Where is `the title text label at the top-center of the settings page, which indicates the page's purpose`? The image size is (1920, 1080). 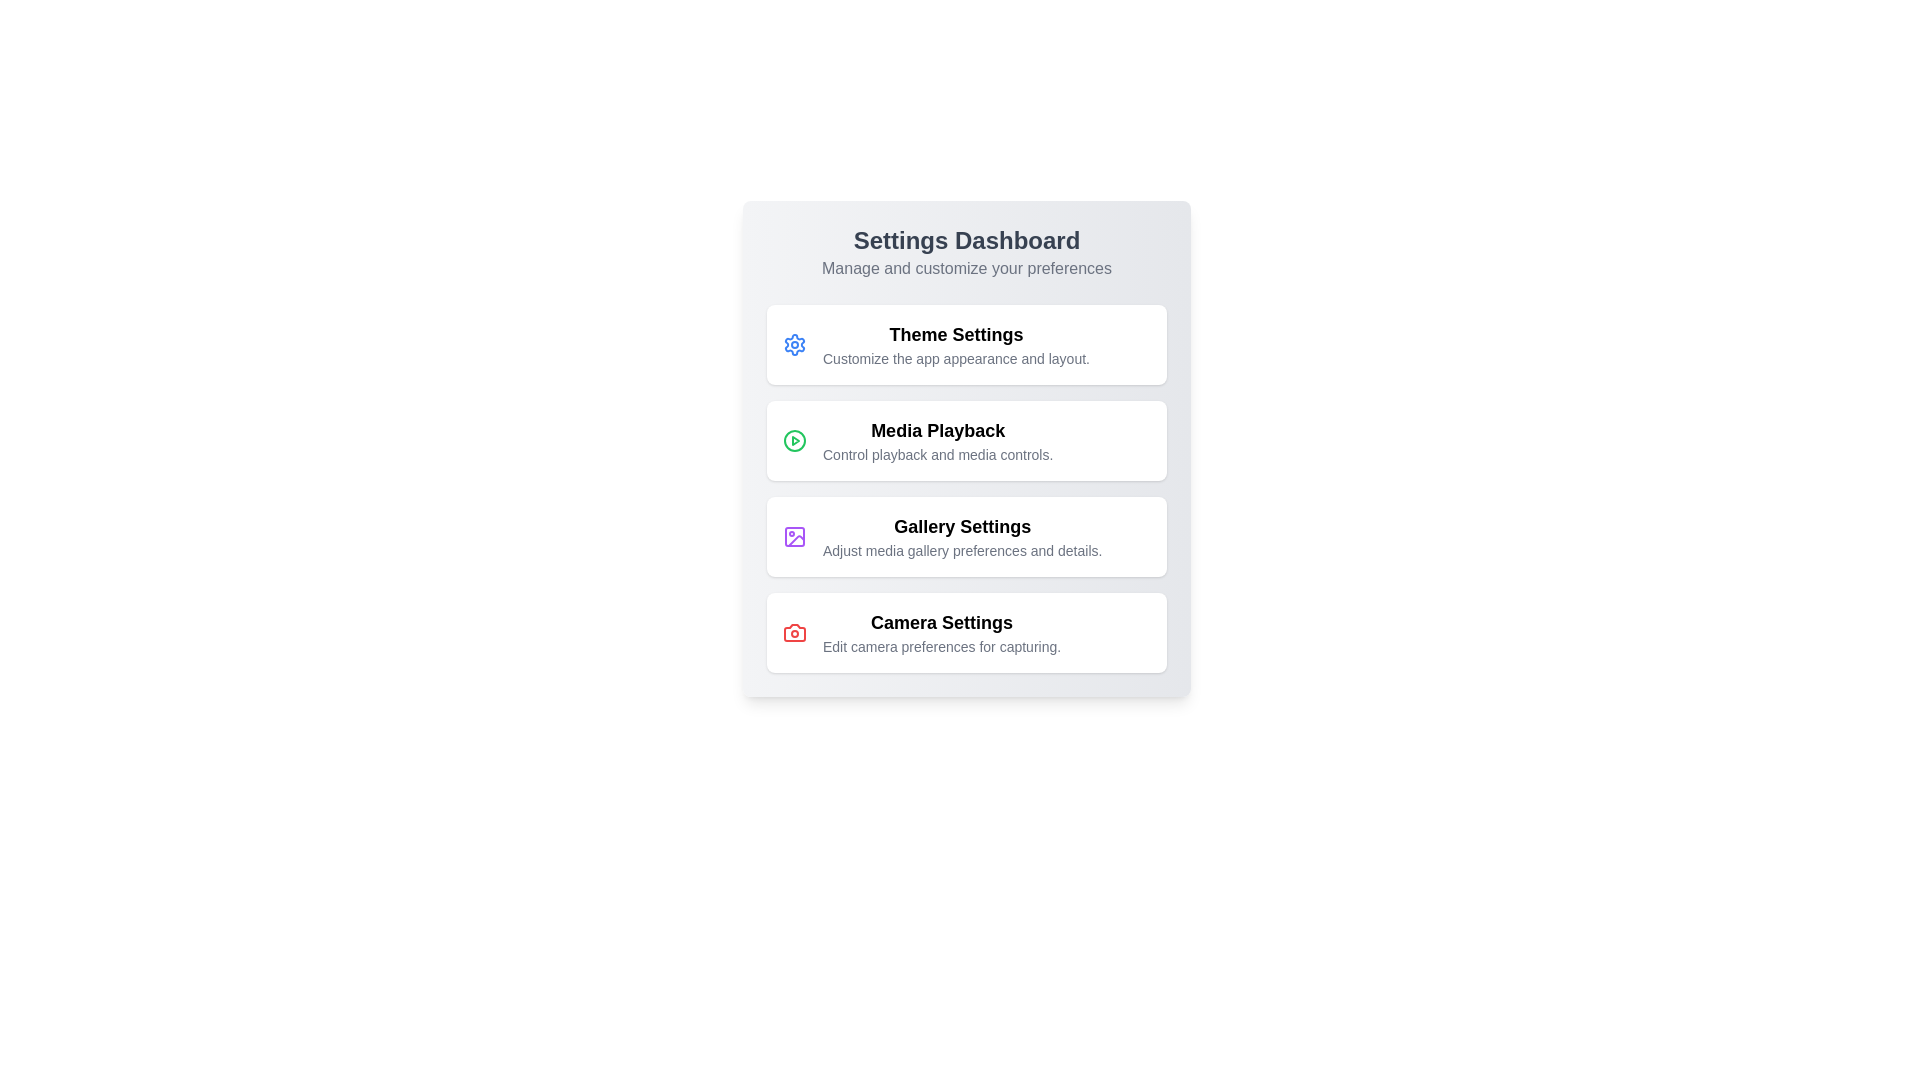
the title text label at the top-center of the settings page, which indicates the page's purpose is located at coordinates (966, 239).